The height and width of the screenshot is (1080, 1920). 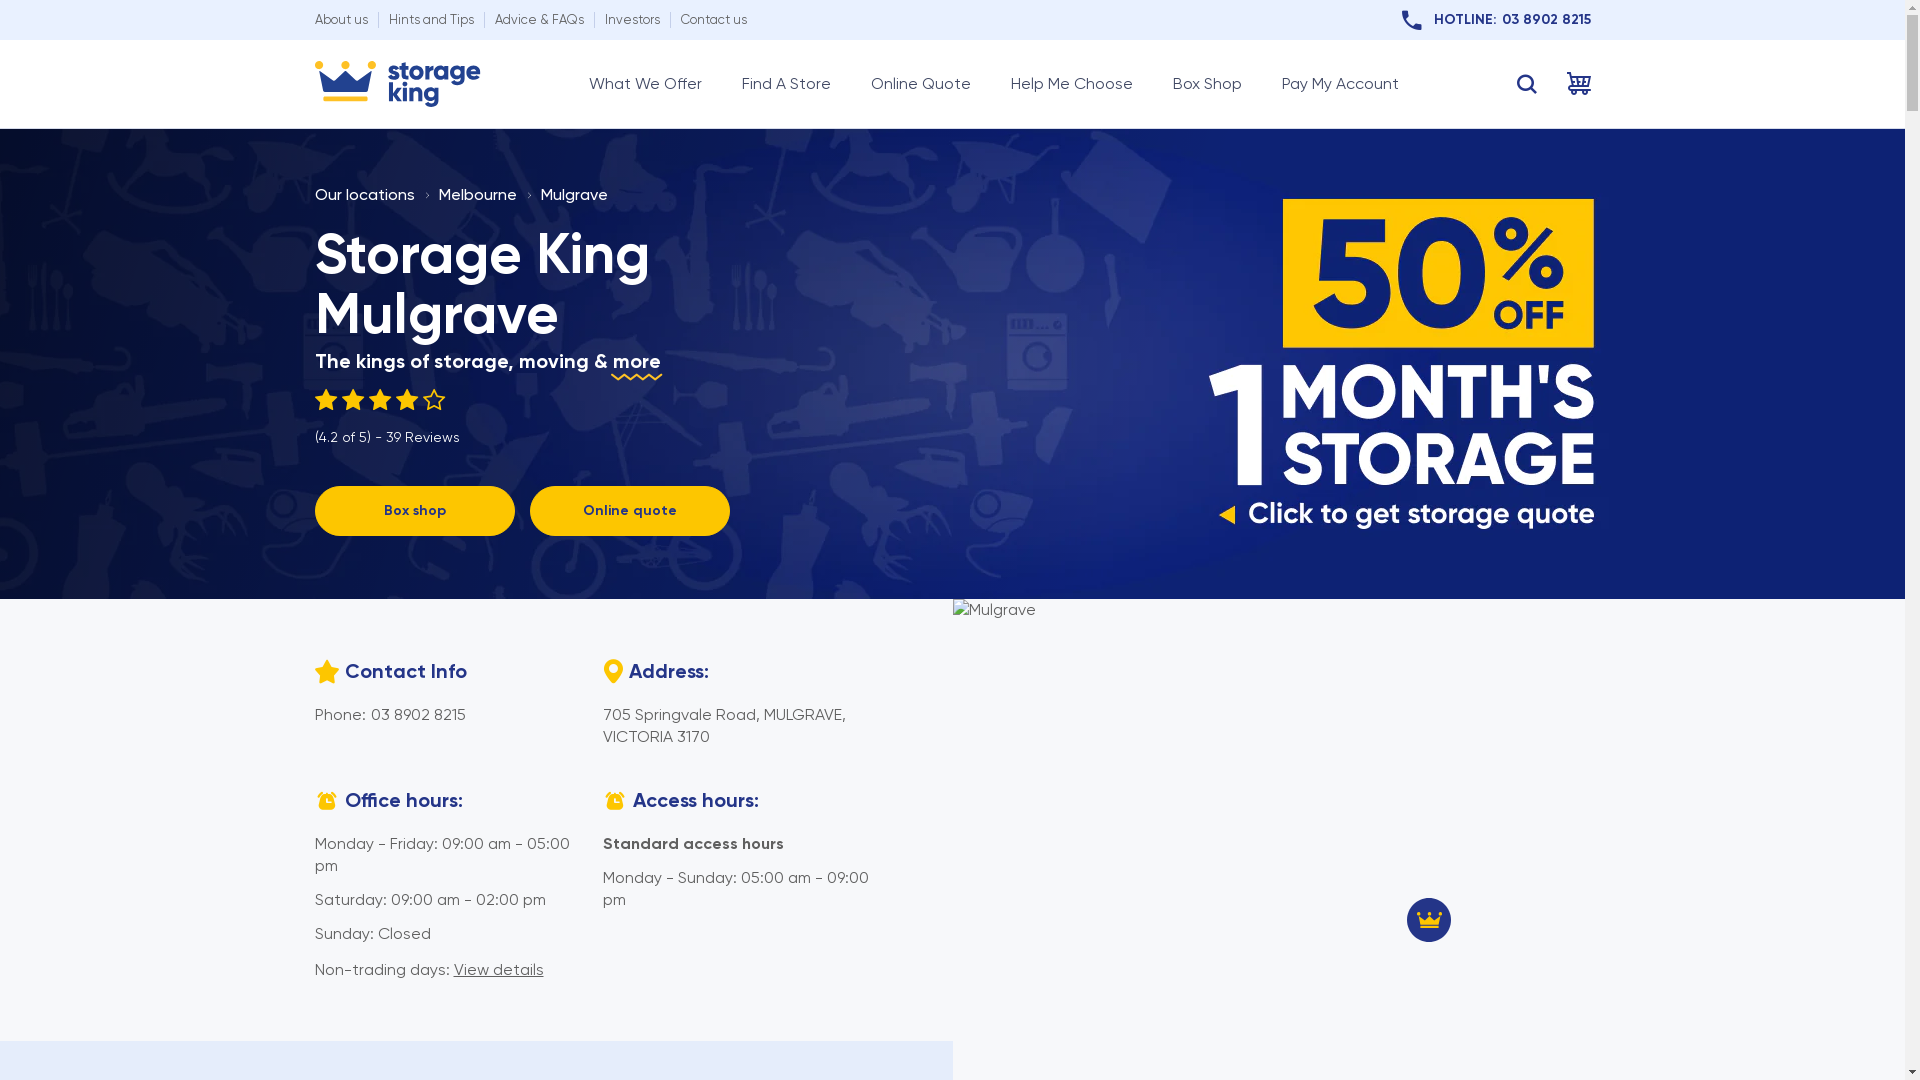 What do you see at coordinates (722, 725) in the screenshot?
I see `'705 Springvale Road, MULGRAVE, VICTORIA 3170'` at bounding box center [722, 725].